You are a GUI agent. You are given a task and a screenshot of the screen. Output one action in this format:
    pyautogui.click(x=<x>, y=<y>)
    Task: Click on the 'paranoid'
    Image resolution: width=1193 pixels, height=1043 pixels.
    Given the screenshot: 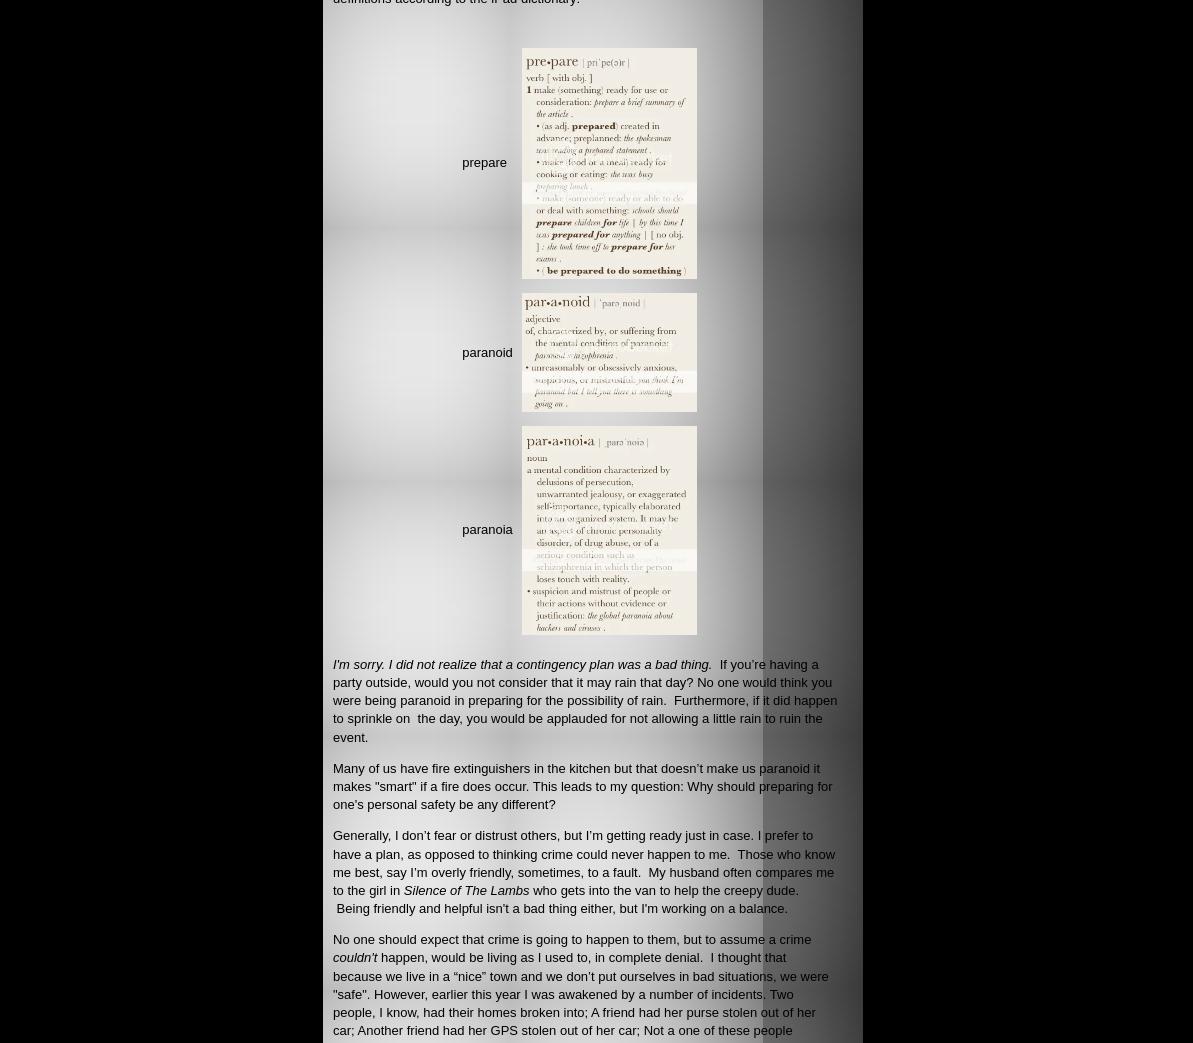 What is the action you would take?
    pyautogui.click(x=462, y=350)
    